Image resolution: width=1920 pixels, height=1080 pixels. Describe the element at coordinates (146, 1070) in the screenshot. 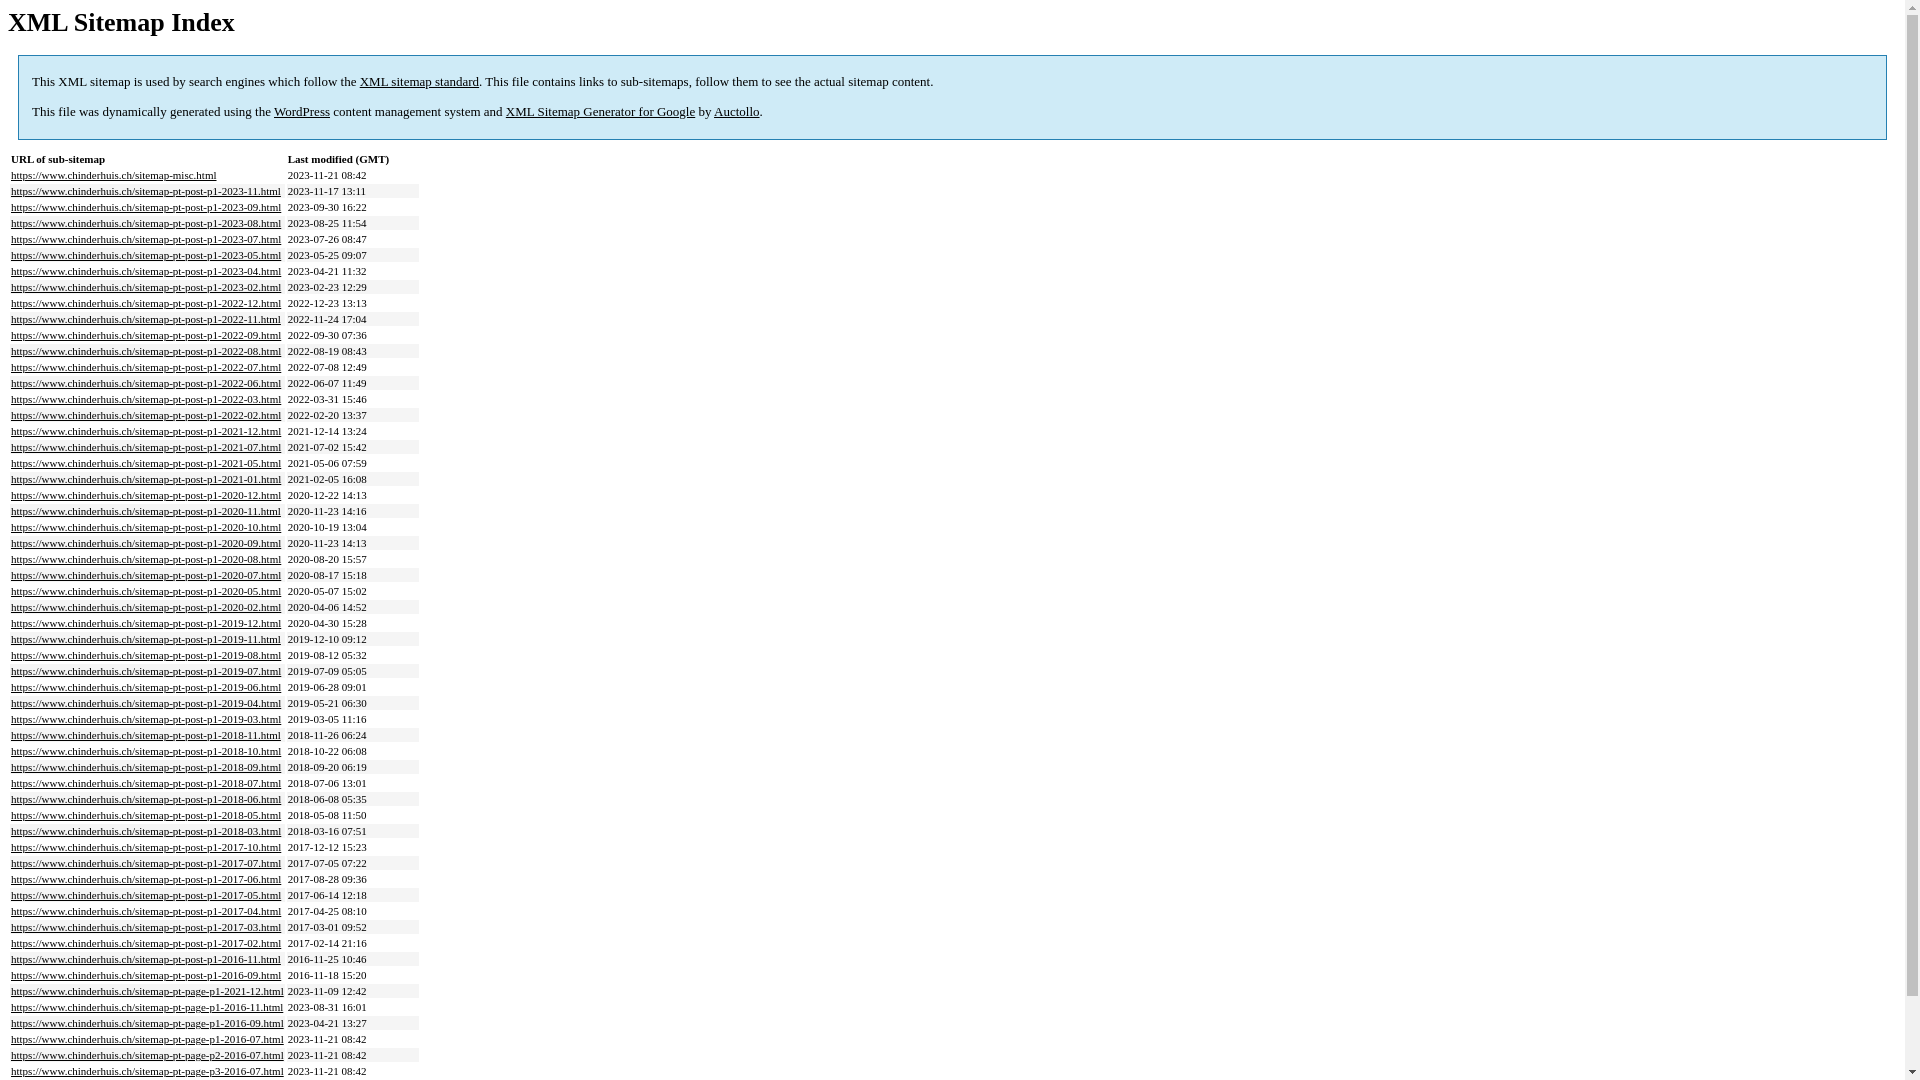

I see `'https://www.chinderhuis.ch/sitemap-pt-page-p3-2016-07.html'` at that location.